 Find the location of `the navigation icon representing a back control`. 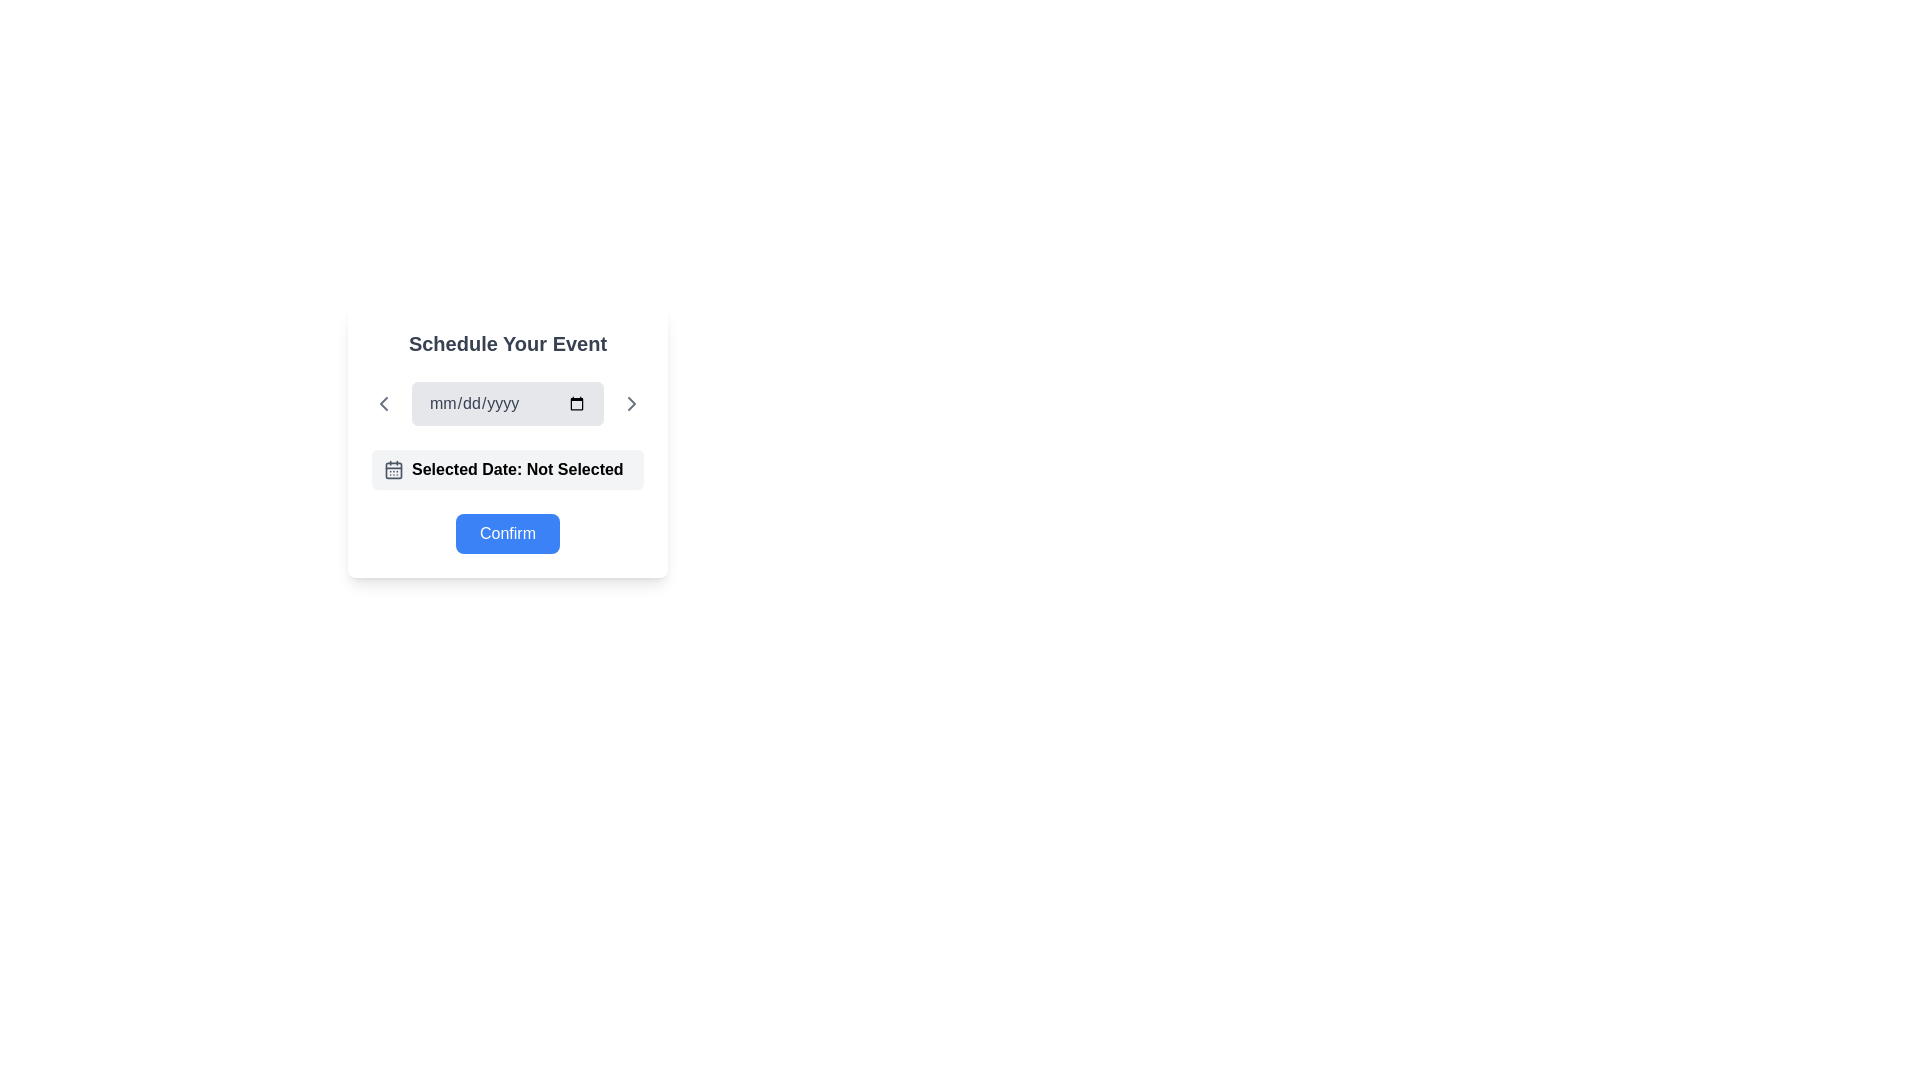

the navigation icon representing a back control is located at coordinates (384, 404).